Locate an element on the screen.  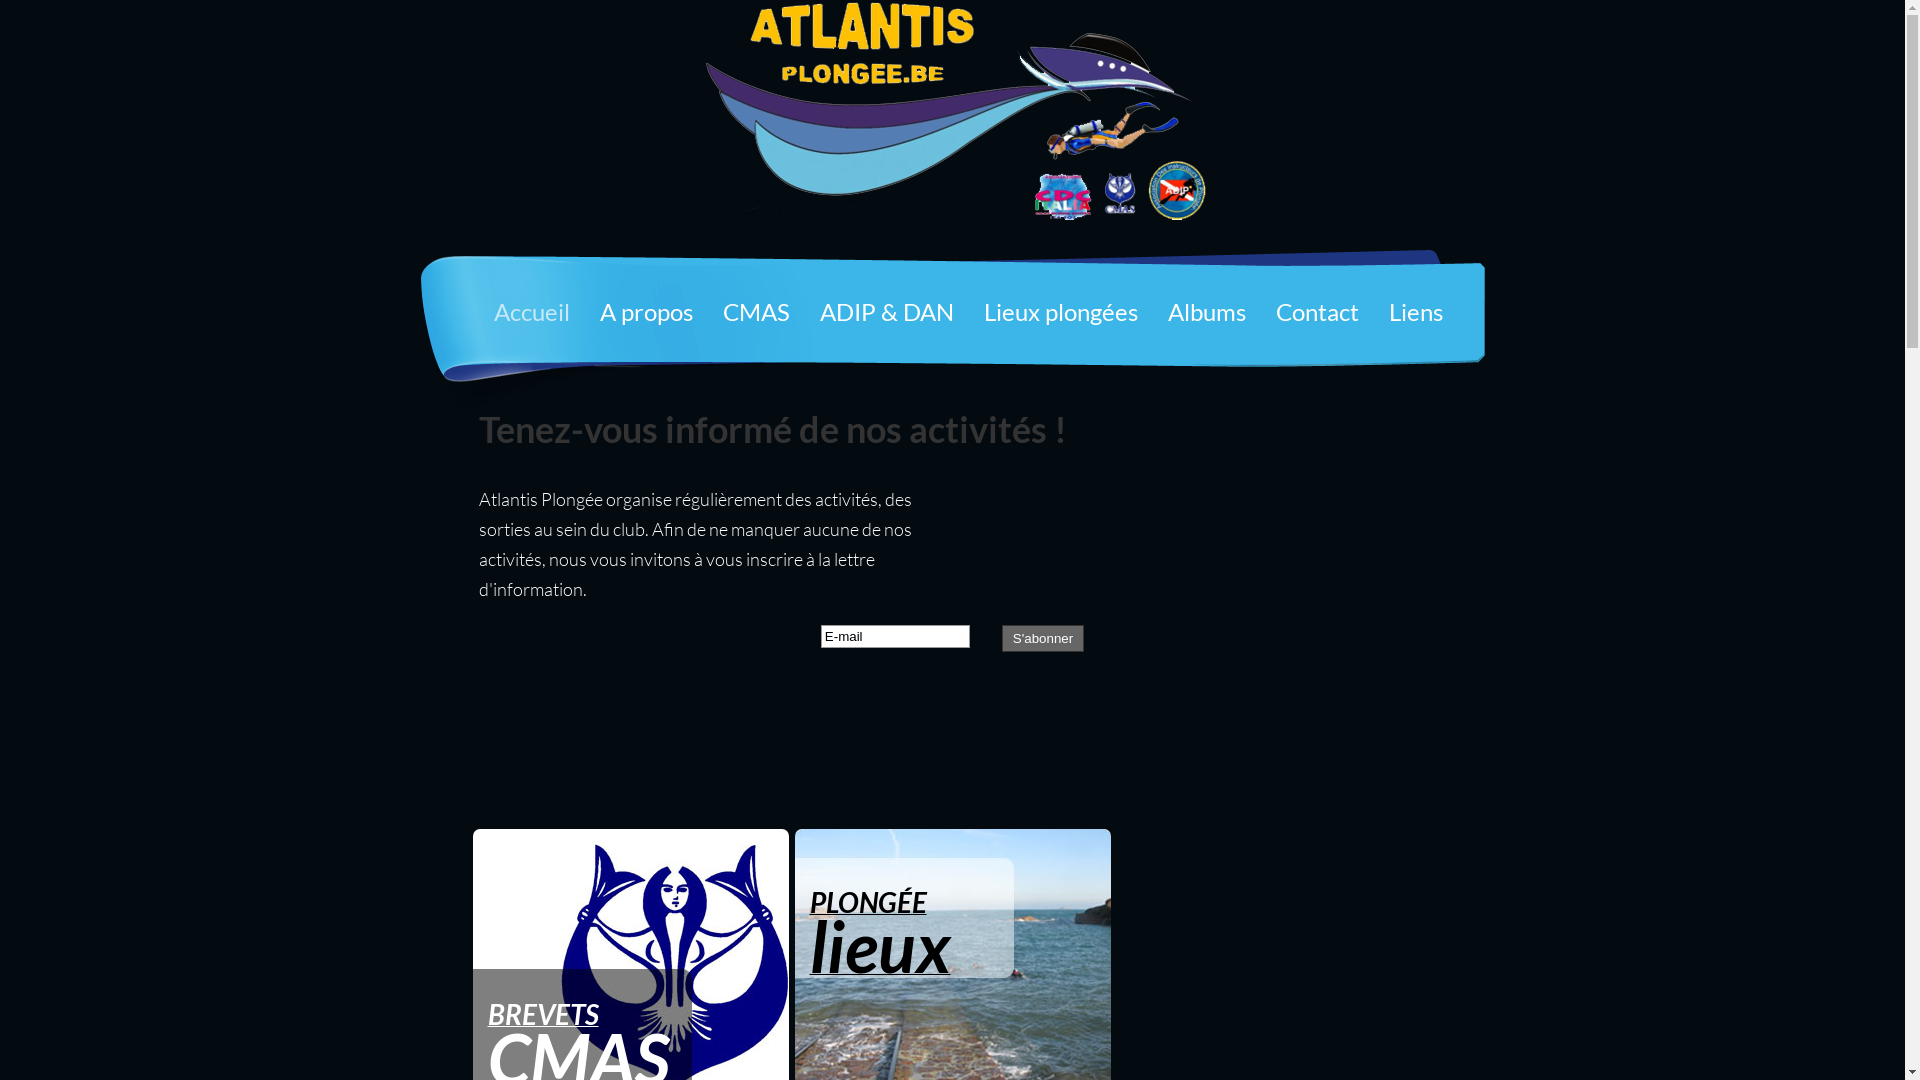
'Contact' is located at coordinates (1258, 316).